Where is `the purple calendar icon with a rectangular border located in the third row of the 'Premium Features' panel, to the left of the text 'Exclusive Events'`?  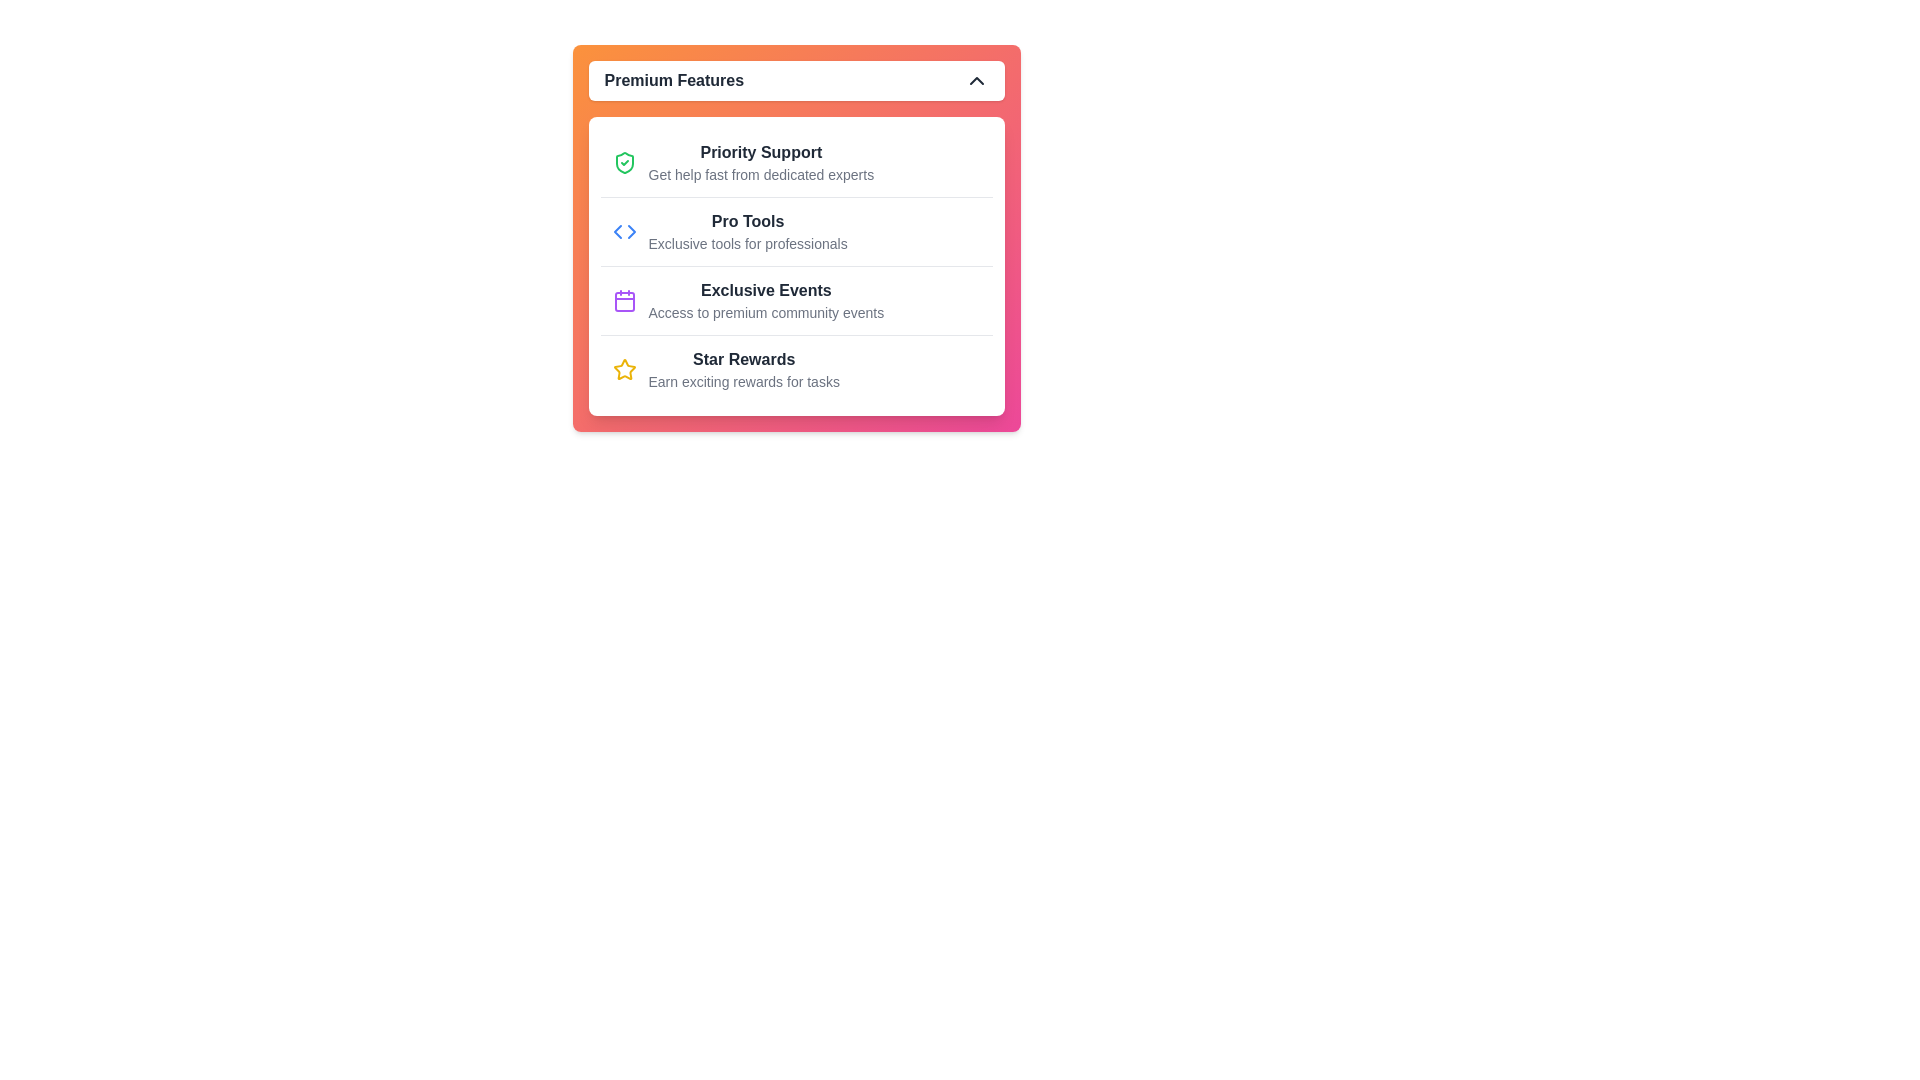 the purple calendar icon with a rectangular border located in the third row of the 'Premium Features' panel, to the left of the text 'Exclusive Events' is located at coordinates (623, 300).